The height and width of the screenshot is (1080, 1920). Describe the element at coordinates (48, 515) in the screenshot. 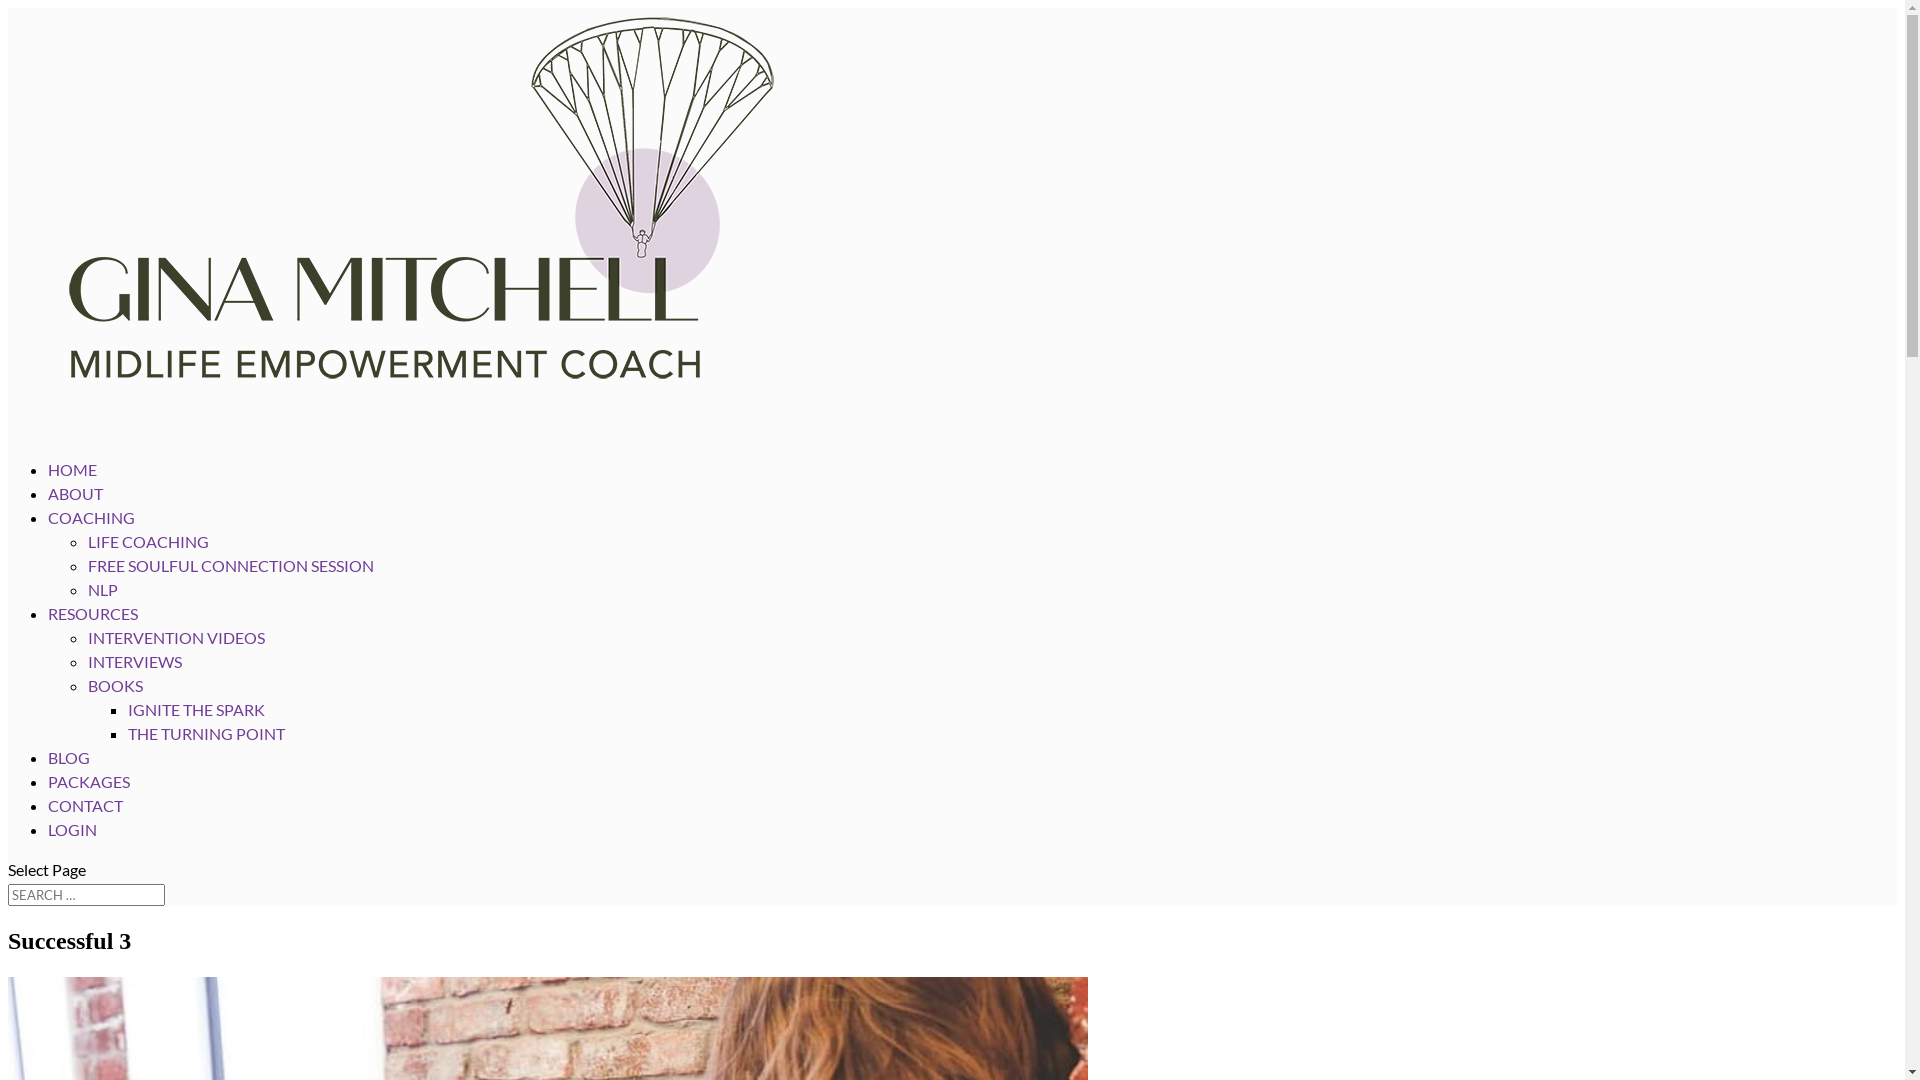

I see `'ABOUT'` at that location.